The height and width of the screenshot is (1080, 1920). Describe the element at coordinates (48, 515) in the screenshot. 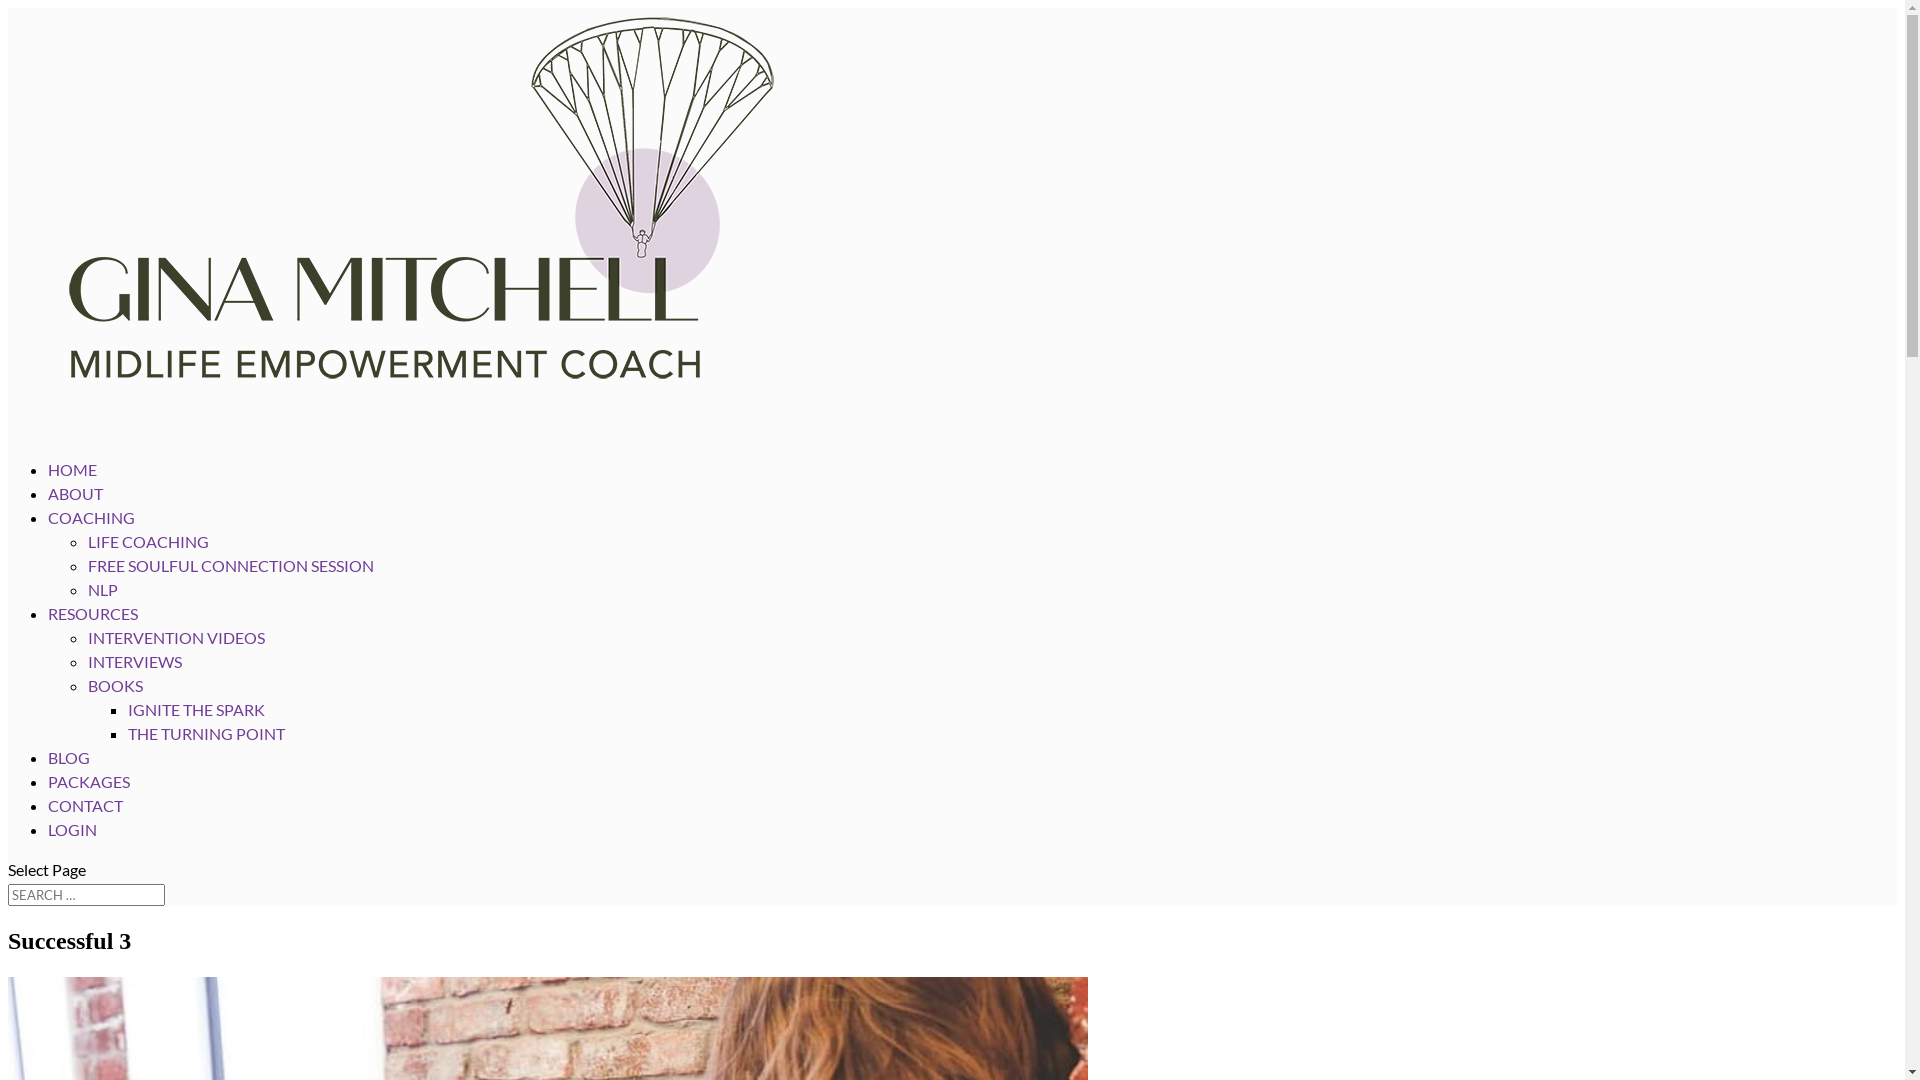

I see `'ABOUT'` at that location.